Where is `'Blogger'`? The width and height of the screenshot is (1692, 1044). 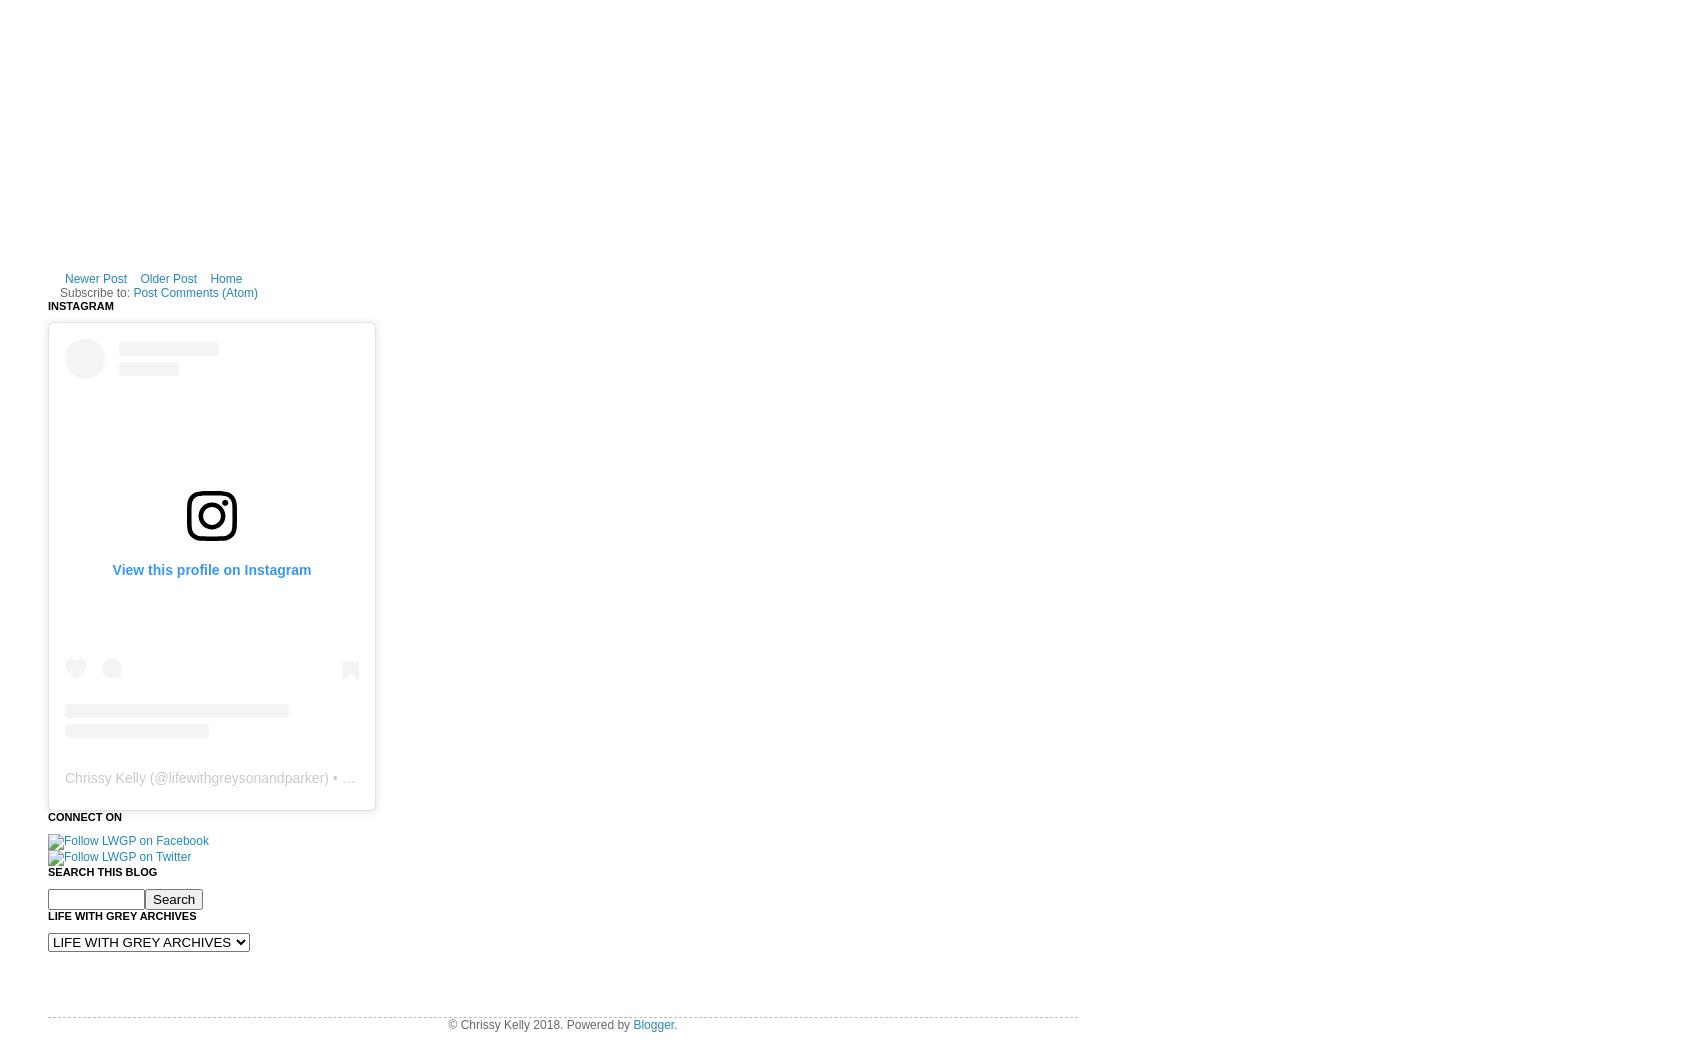
'Blogger' is located at coordinates (653, 1023).